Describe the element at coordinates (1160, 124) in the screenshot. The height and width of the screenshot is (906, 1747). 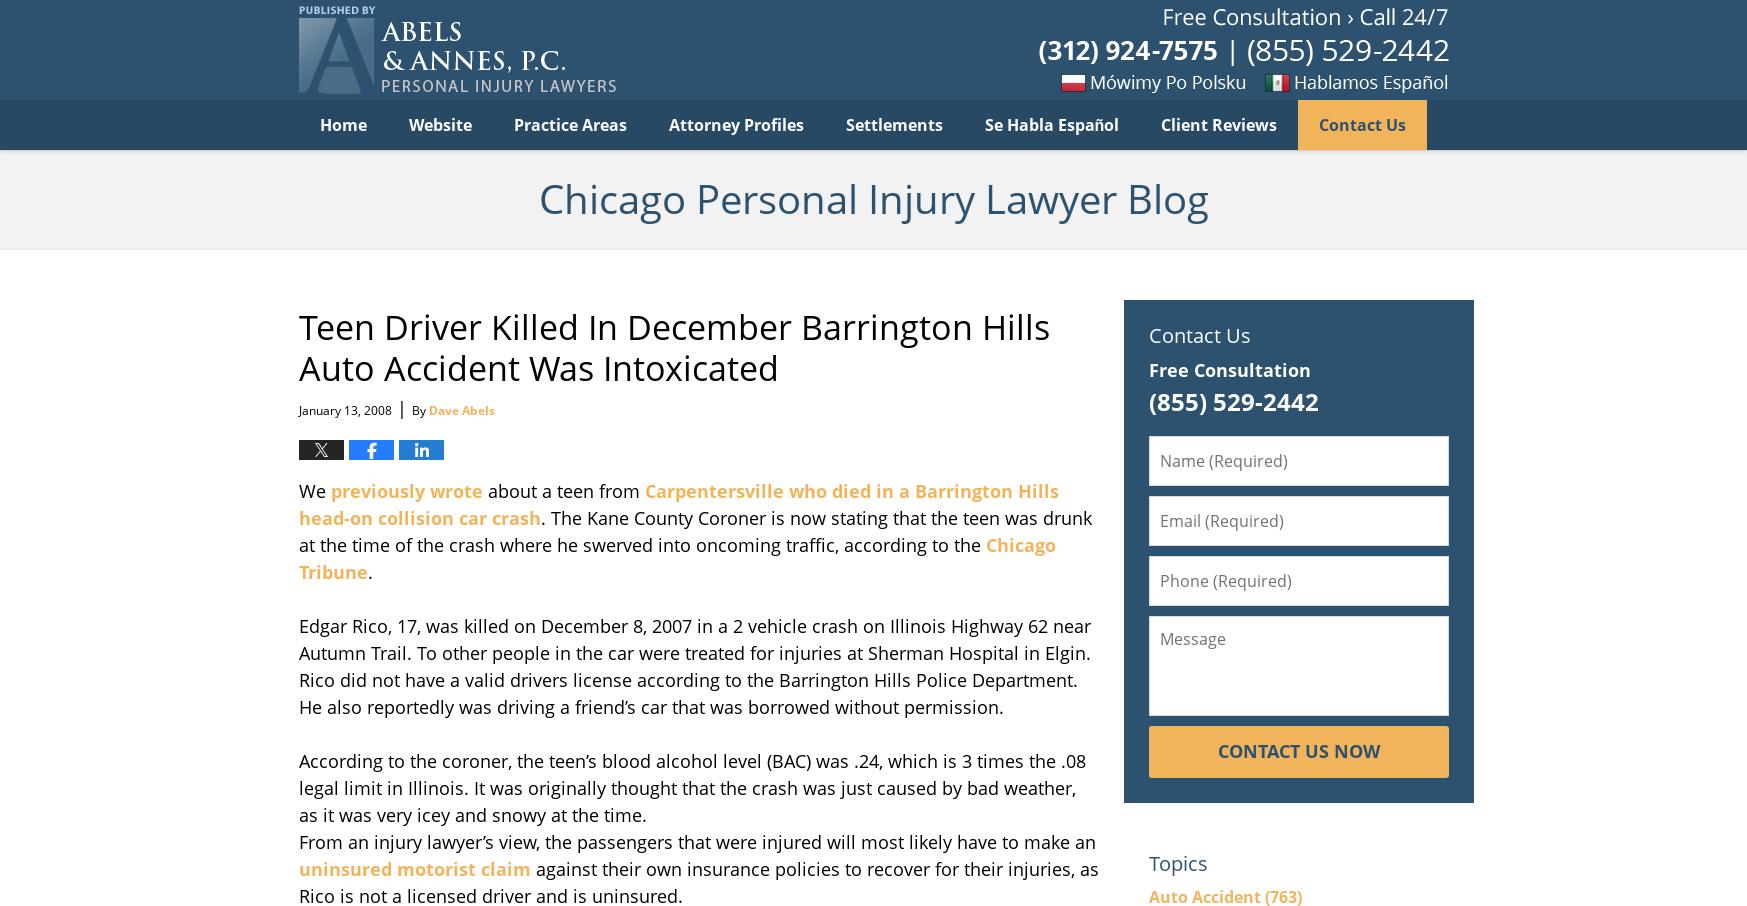
I see `'Client Reviews'` at that location.